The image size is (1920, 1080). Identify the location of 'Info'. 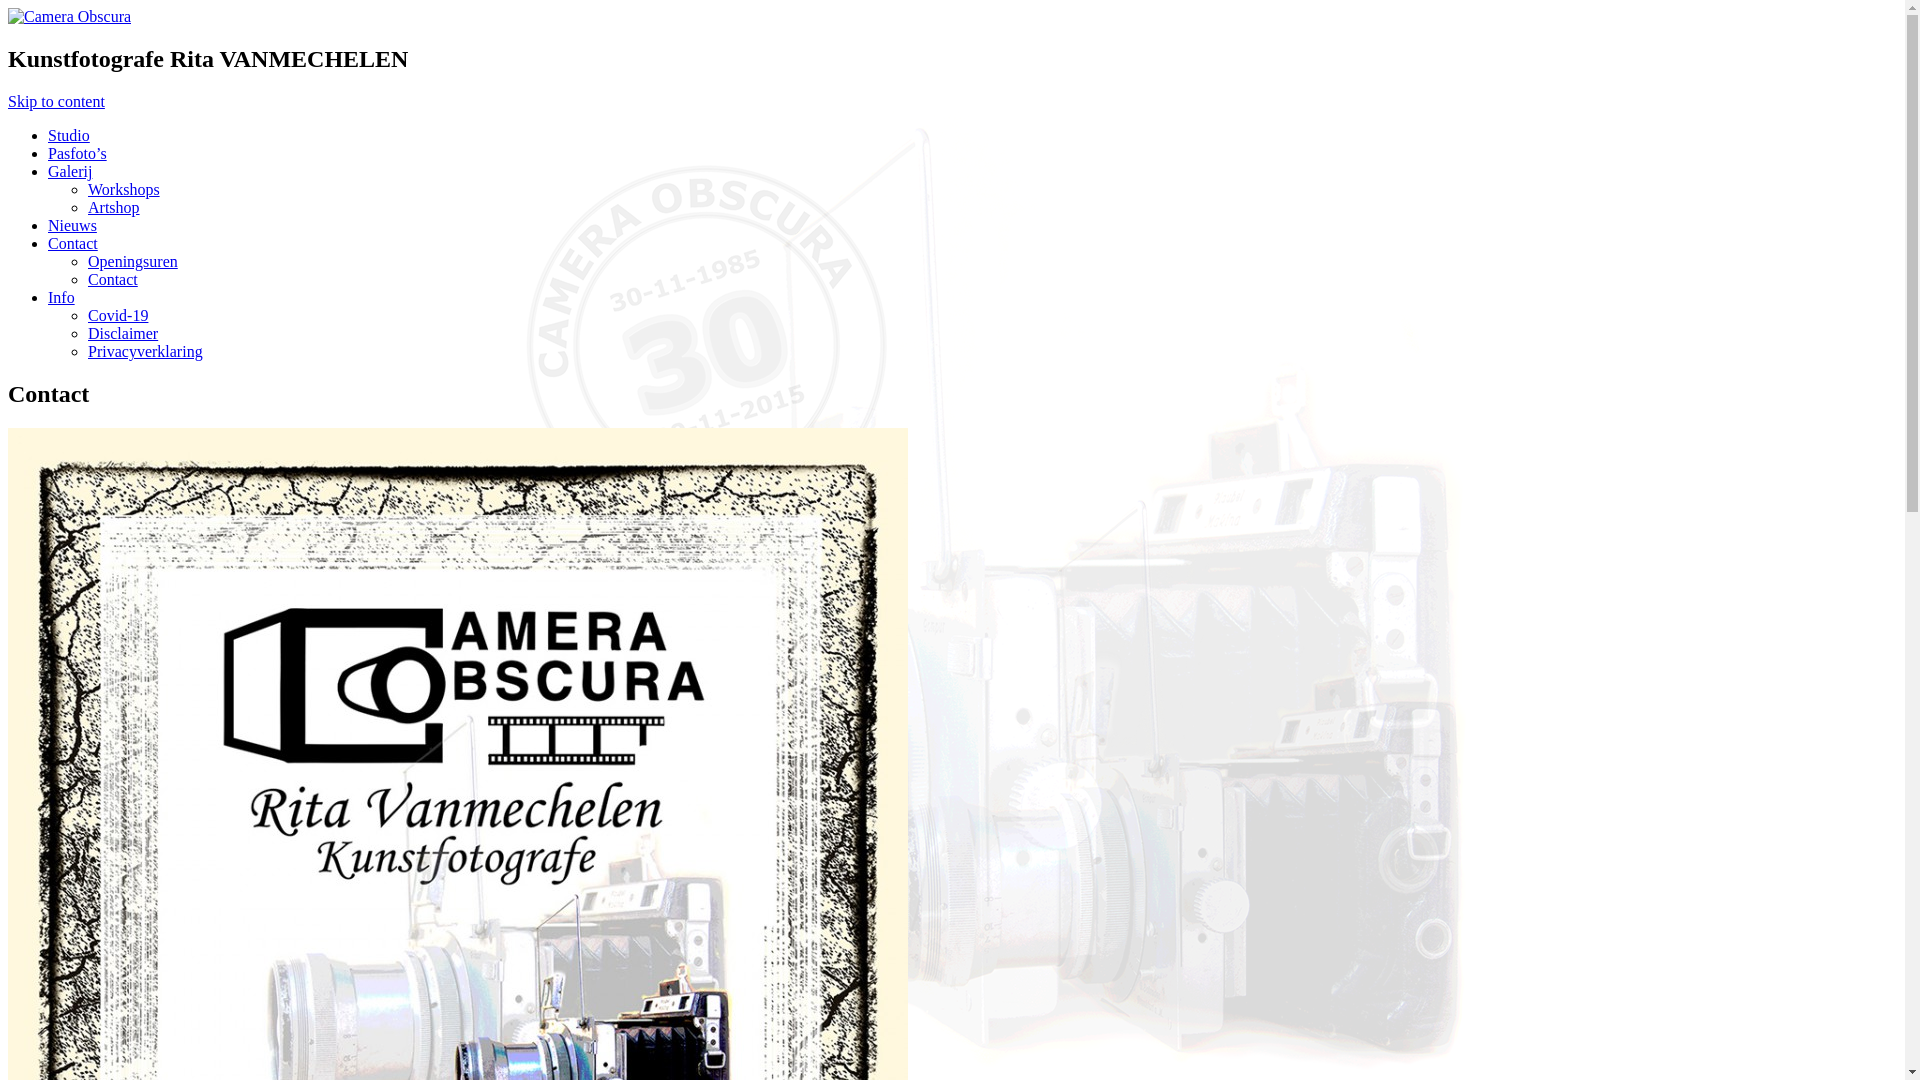
(61, 297).